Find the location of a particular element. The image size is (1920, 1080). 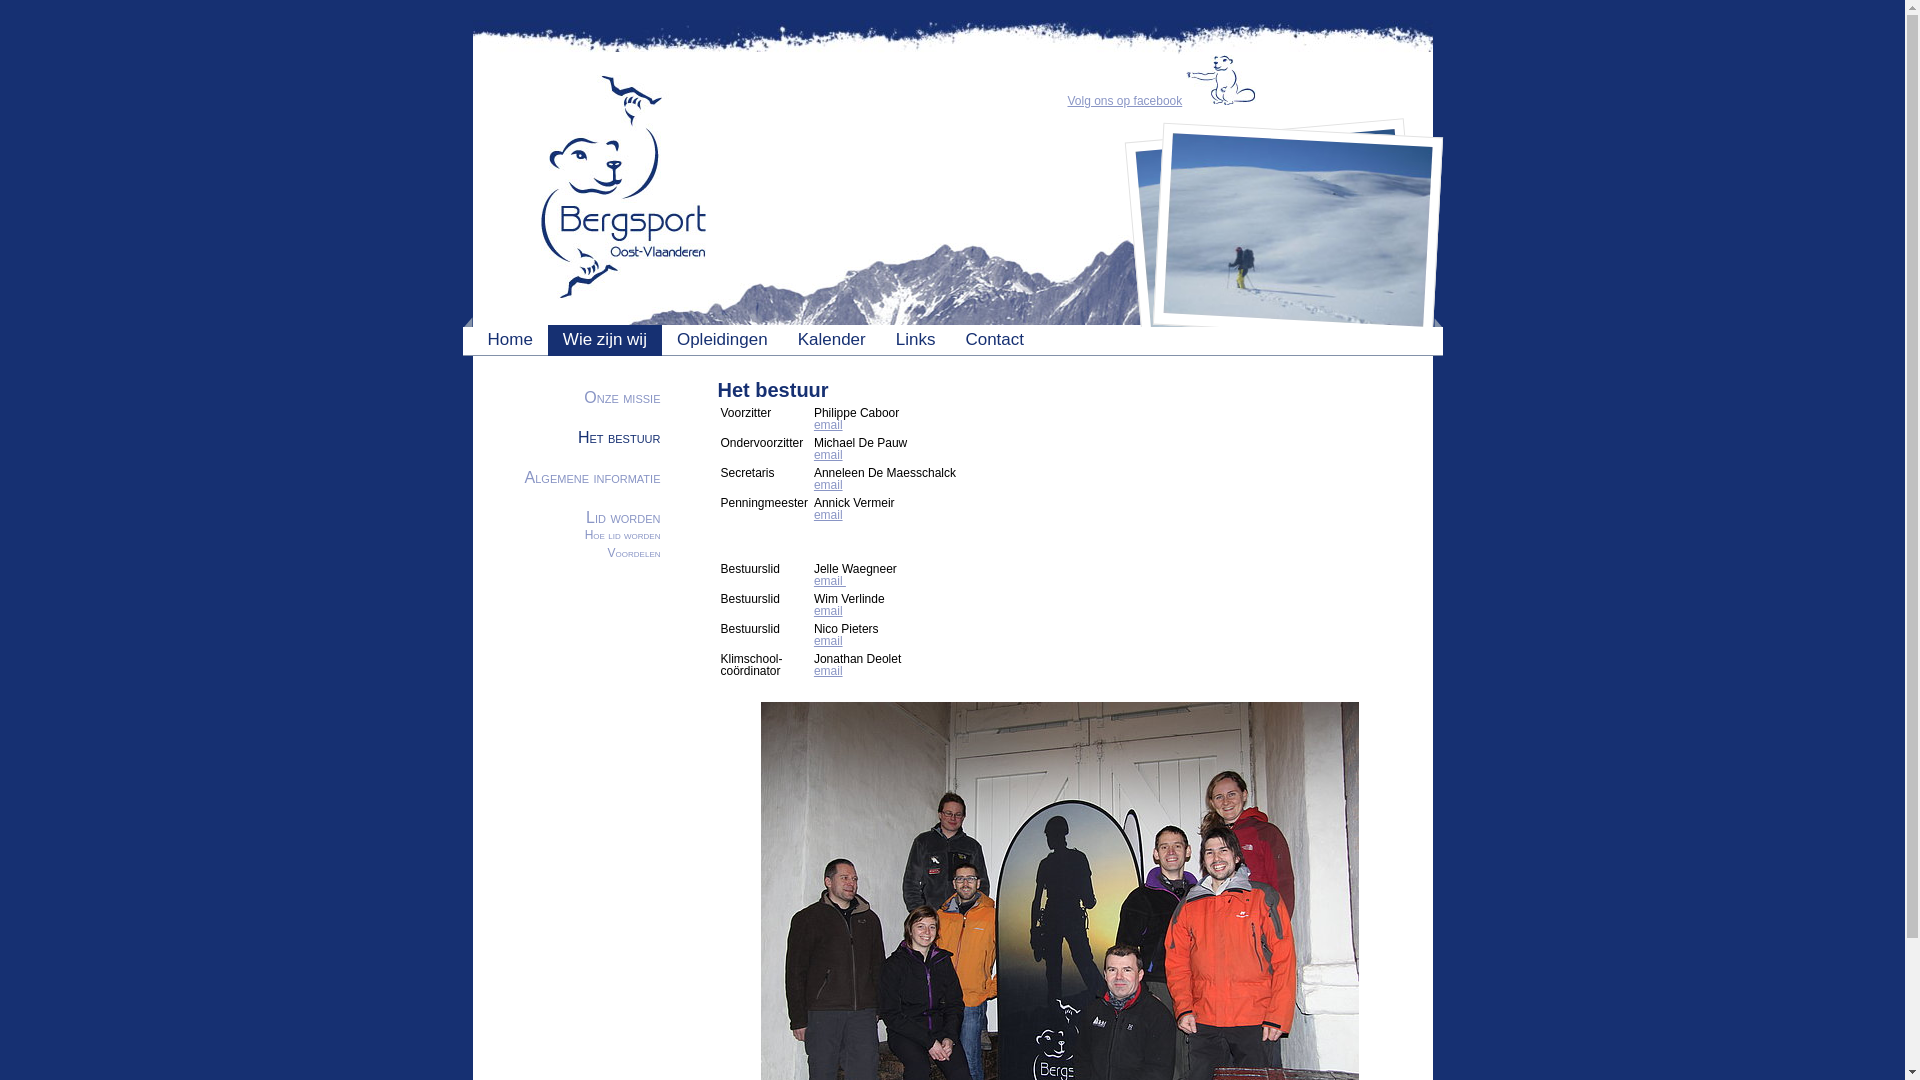

'Wie zijn wij' is located at coordinates (603, 338).